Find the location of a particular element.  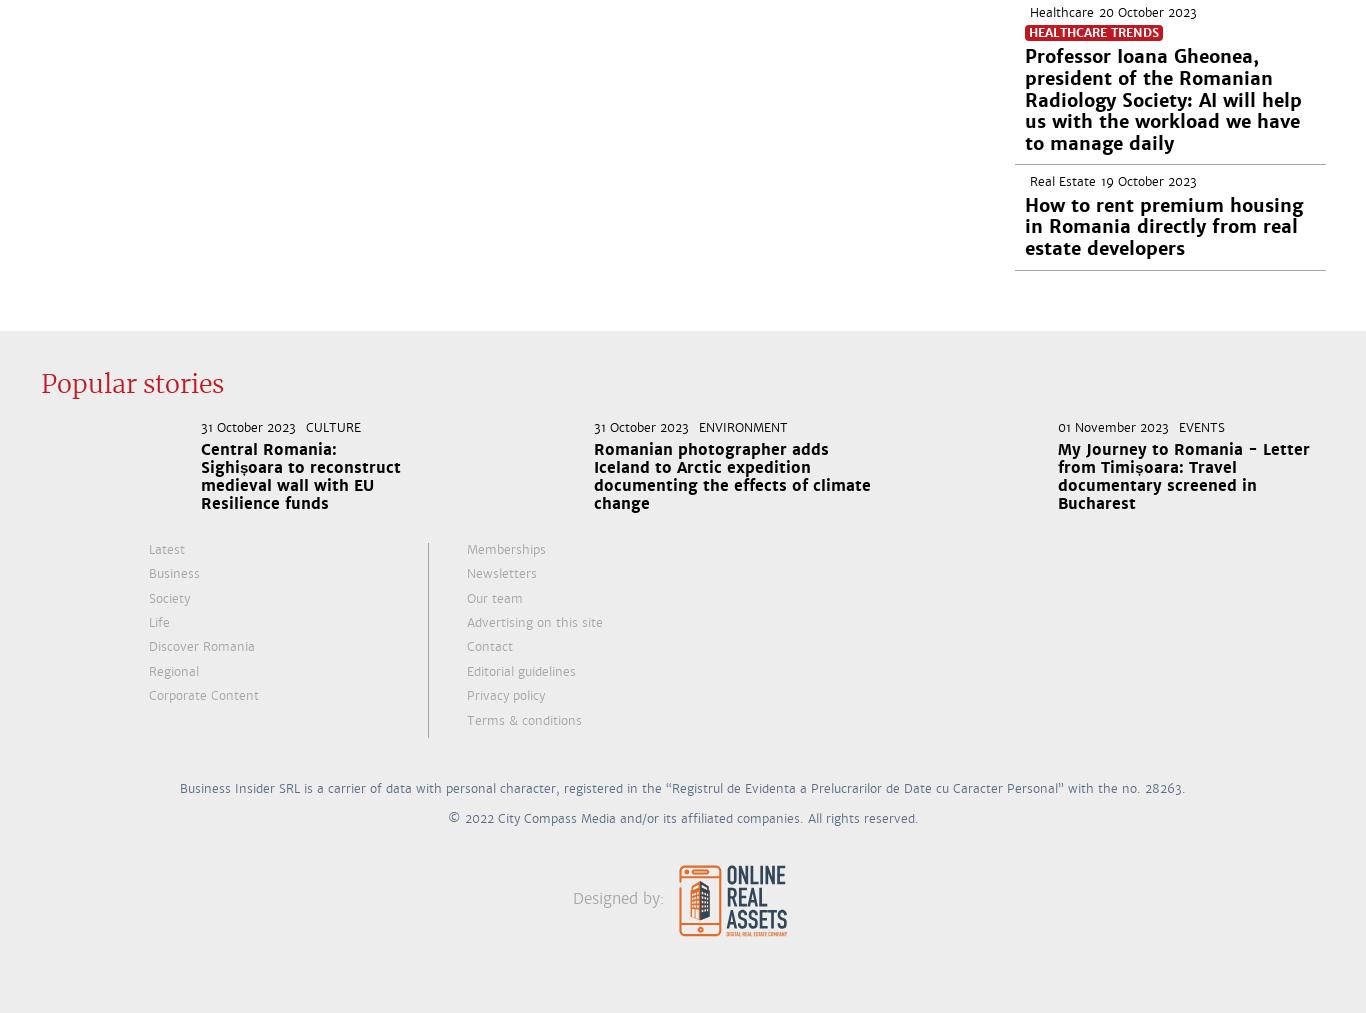

'Our team' is located at coordinates (495, 597).